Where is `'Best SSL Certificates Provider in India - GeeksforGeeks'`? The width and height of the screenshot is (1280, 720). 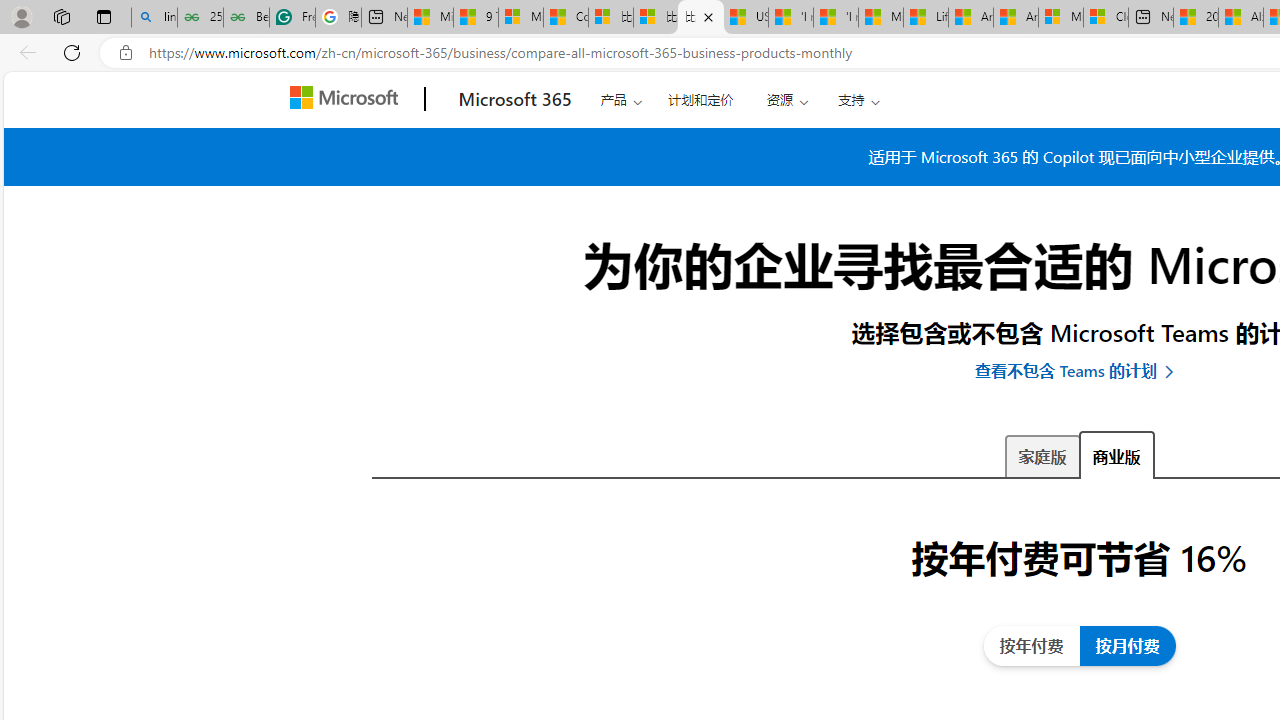
'Best SSL Certificates Provider in India - GeeksforGeeks' is located at coordinates (245, 17).